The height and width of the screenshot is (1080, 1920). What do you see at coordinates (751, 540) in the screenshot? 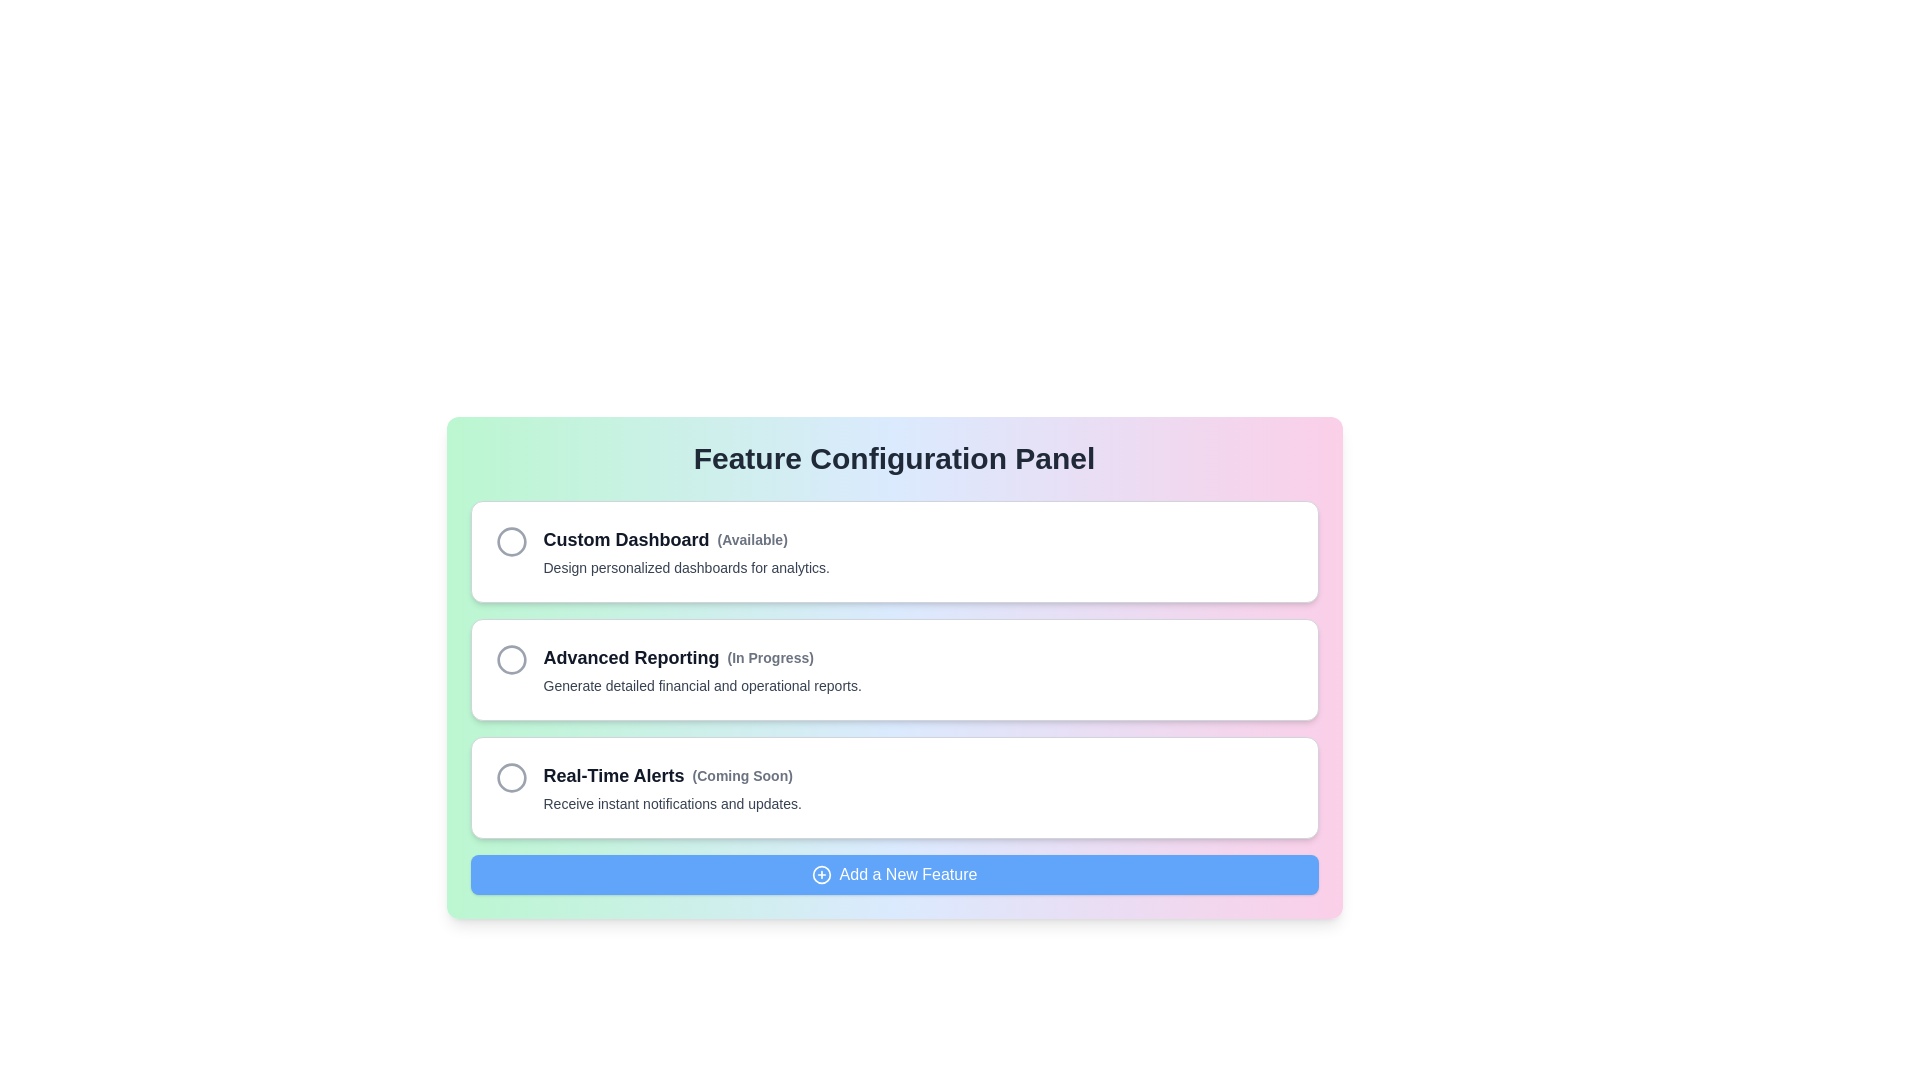
I see `the status indicator label for the 'Custom Dashboard' feature located to the right of the main text within the first feature entry box in the 'Feature Configuration Panel'` at bounding box center [751, 540].